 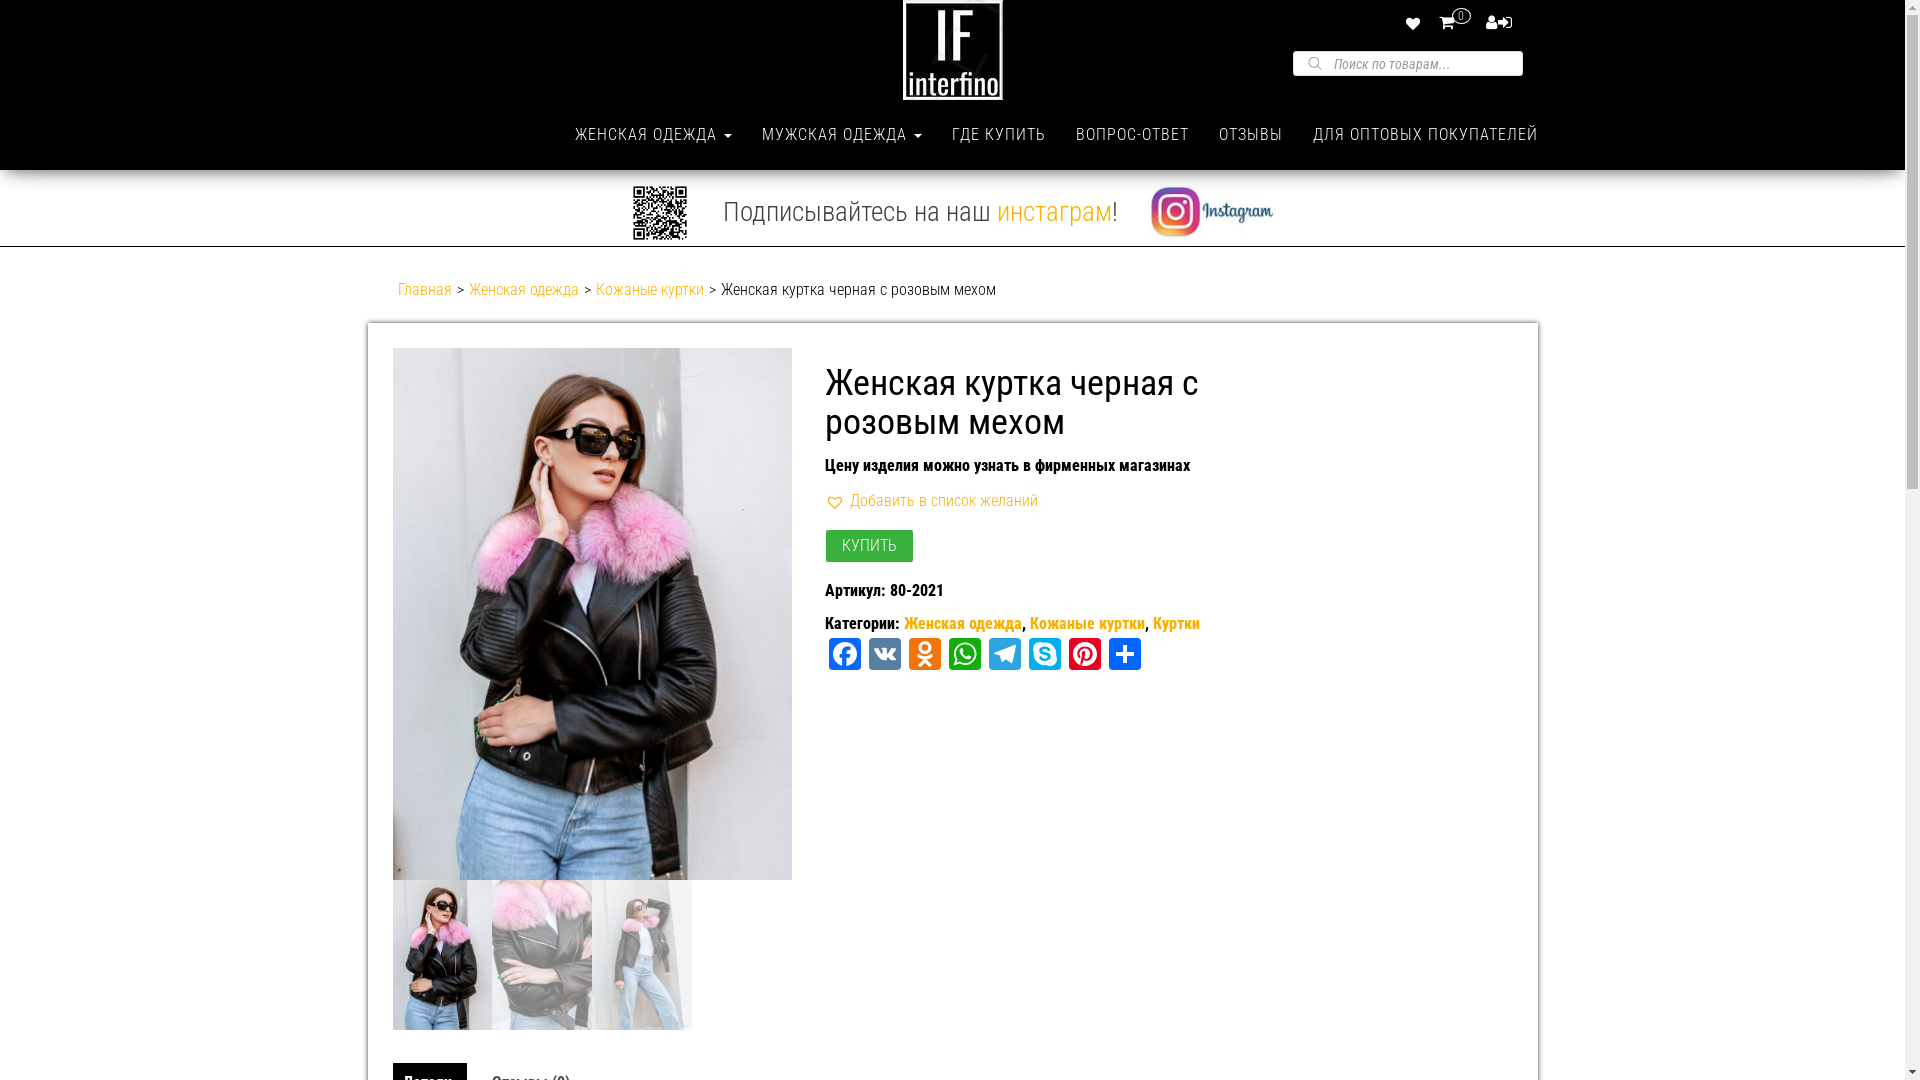 I want to click on '0', so click(x=1459, y=22).